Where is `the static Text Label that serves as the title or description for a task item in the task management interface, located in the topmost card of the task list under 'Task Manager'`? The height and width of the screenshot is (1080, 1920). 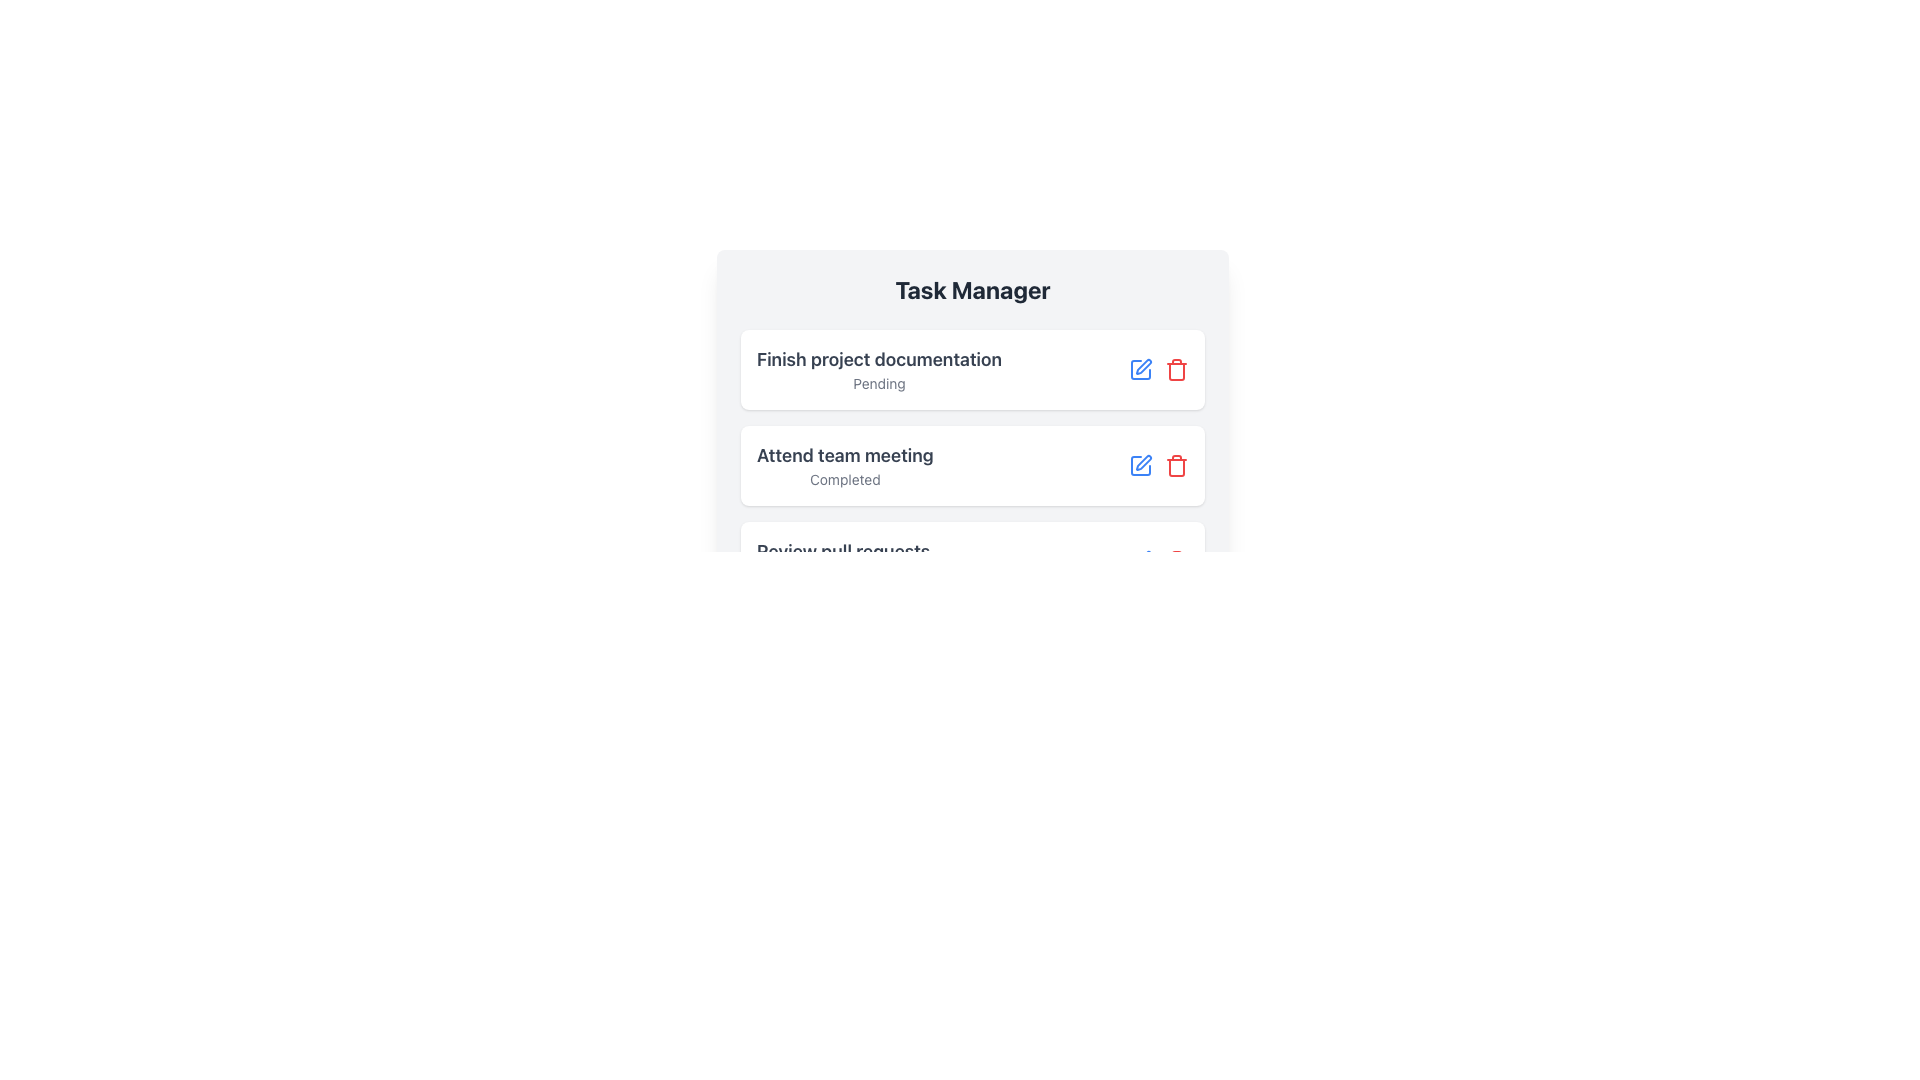 the static Text Label that serves as the title or description for a task item in the task management interface, located in the topmost card of the task list under 'Task Manager' is located at coordinates (879, 358).